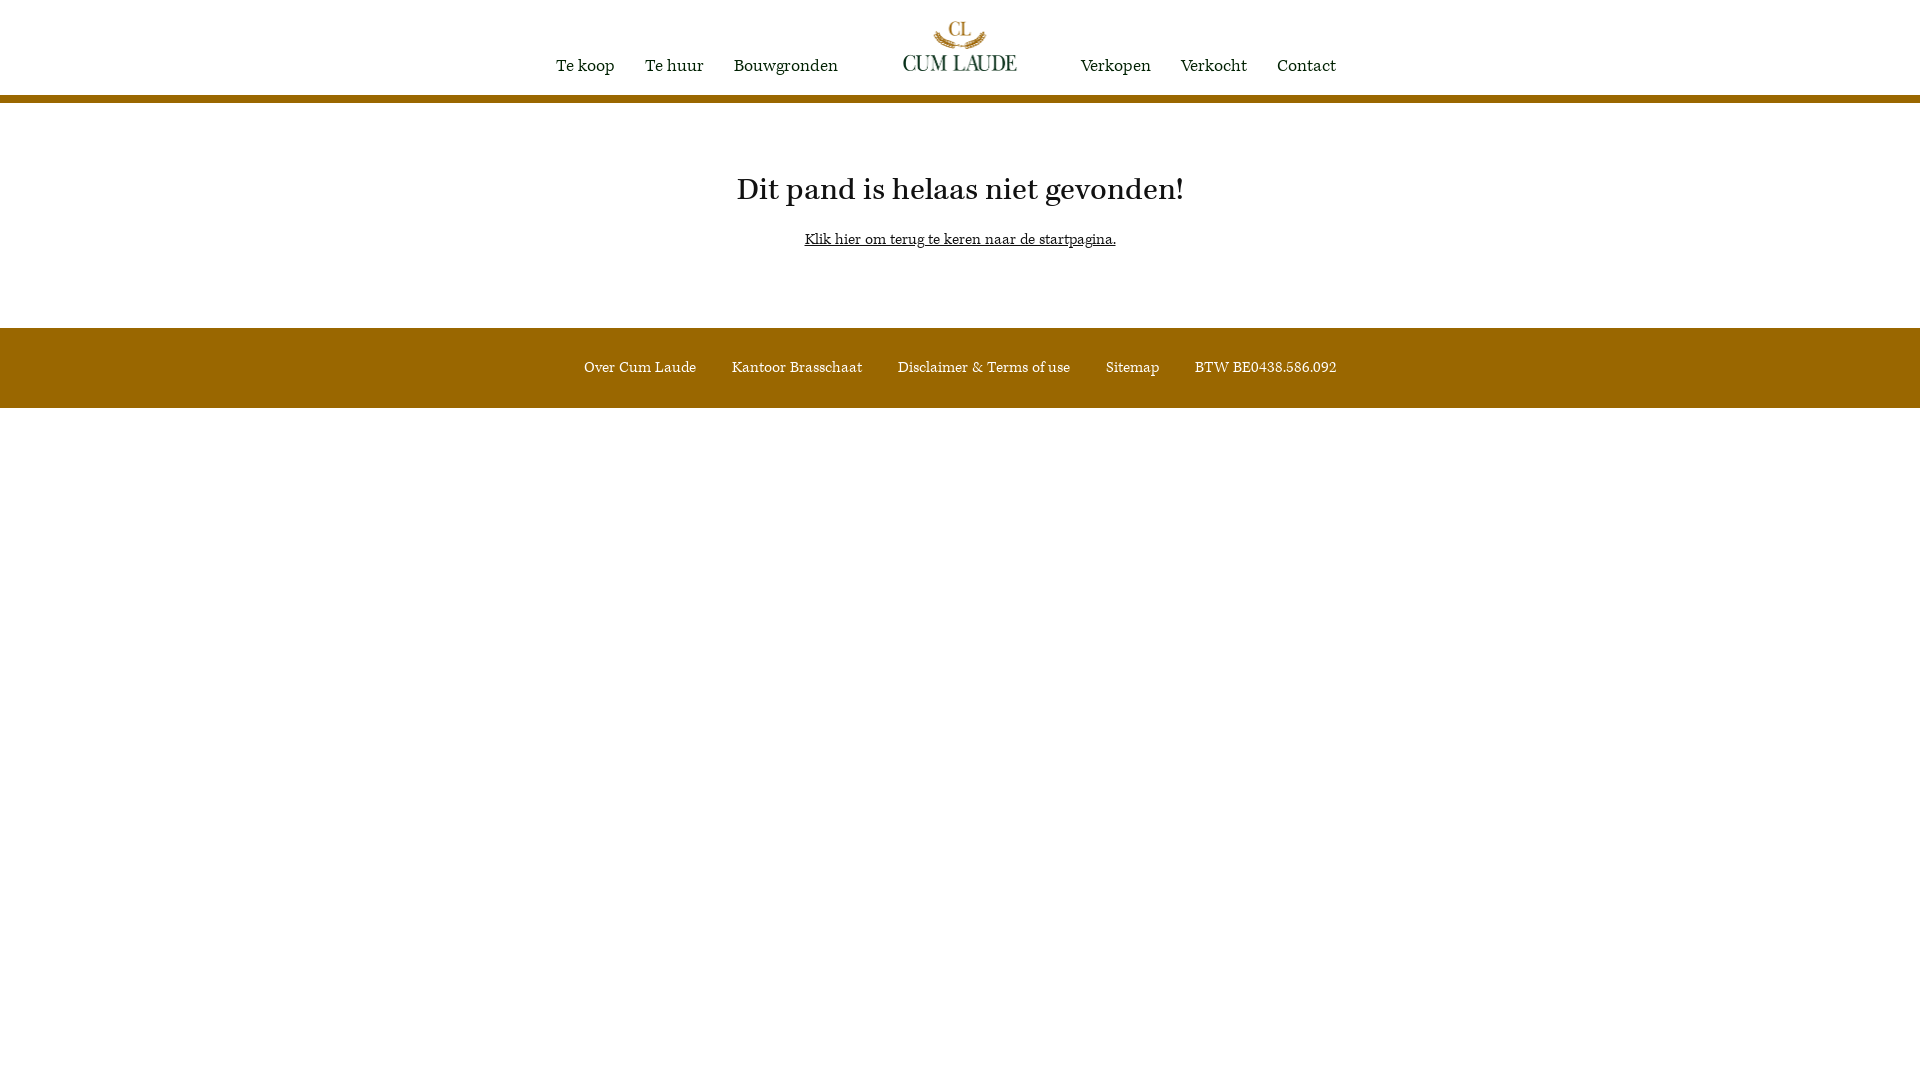  I want to click on 'Te koop', so click(583, 64).